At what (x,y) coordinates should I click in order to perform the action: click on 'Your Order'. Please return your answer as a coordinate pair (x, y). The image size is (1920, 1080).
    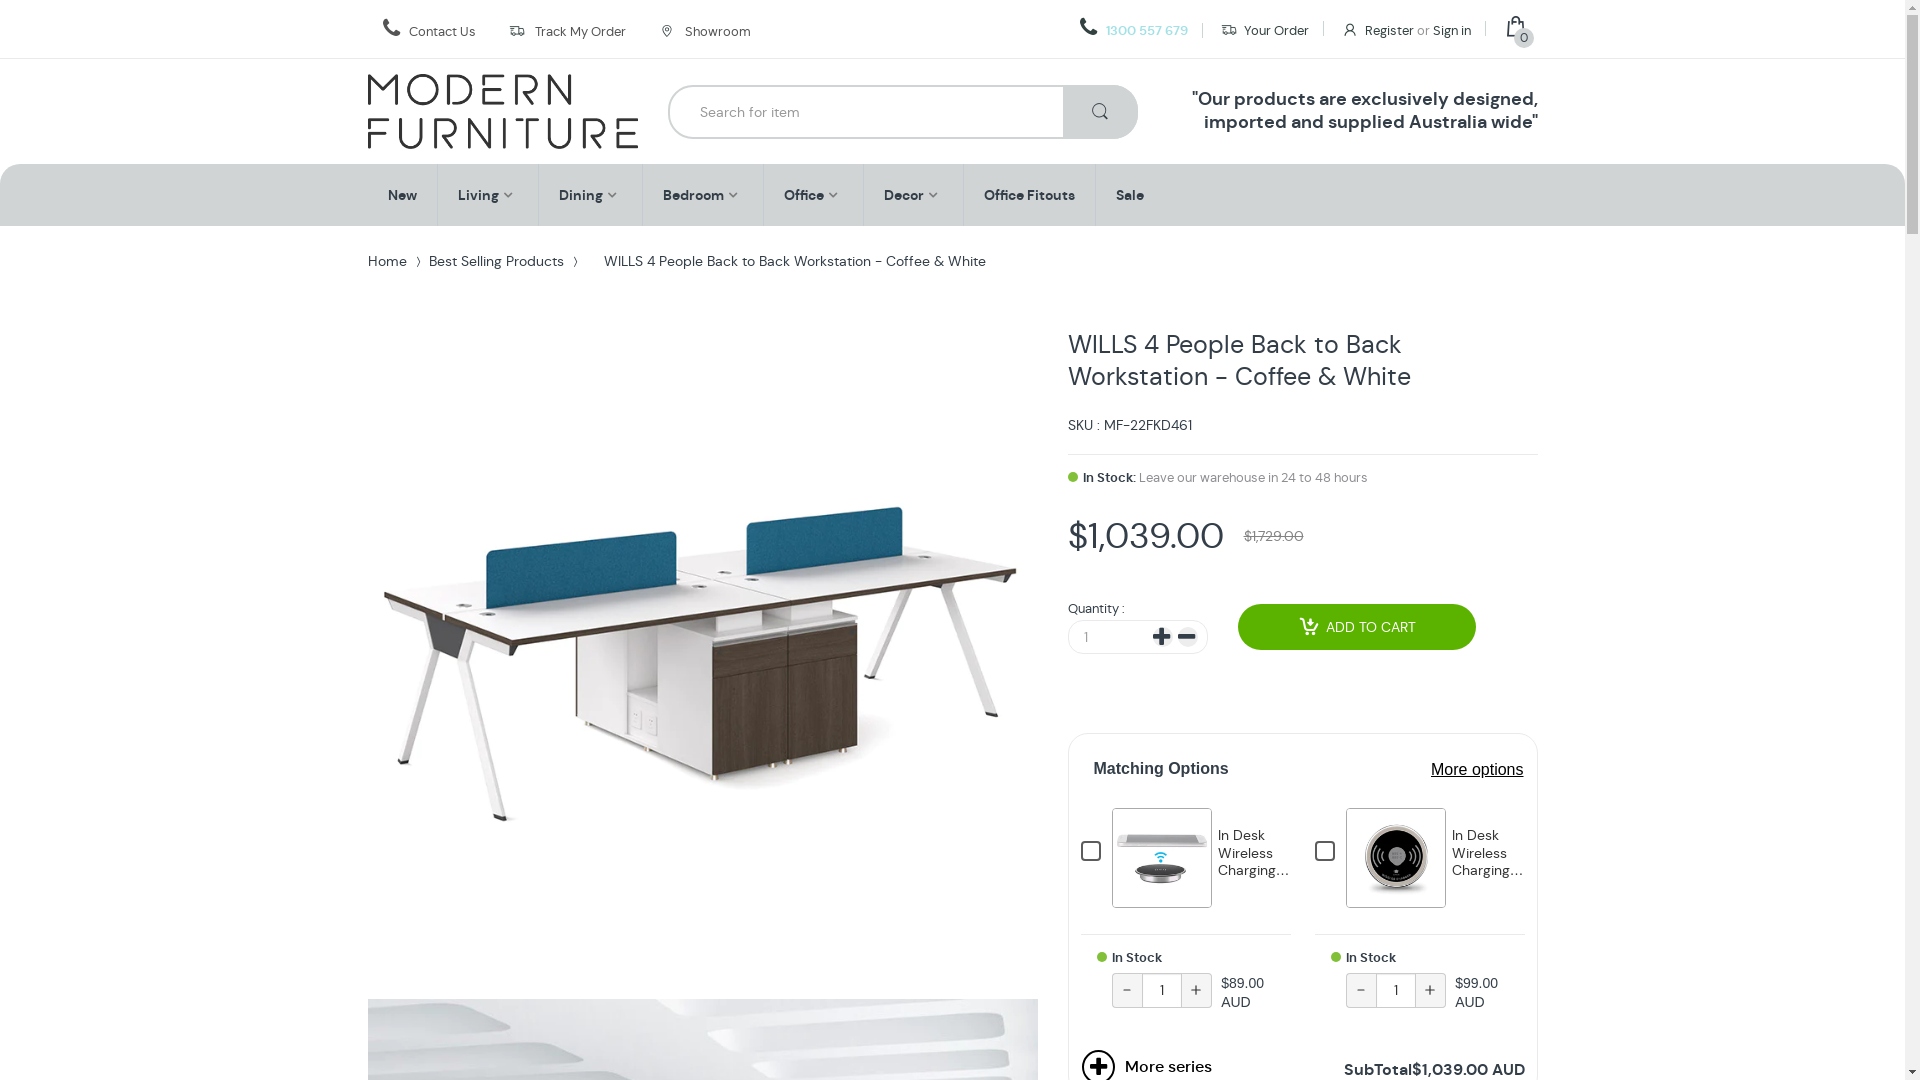
    Looking at the image, I should click on (1218, 29).